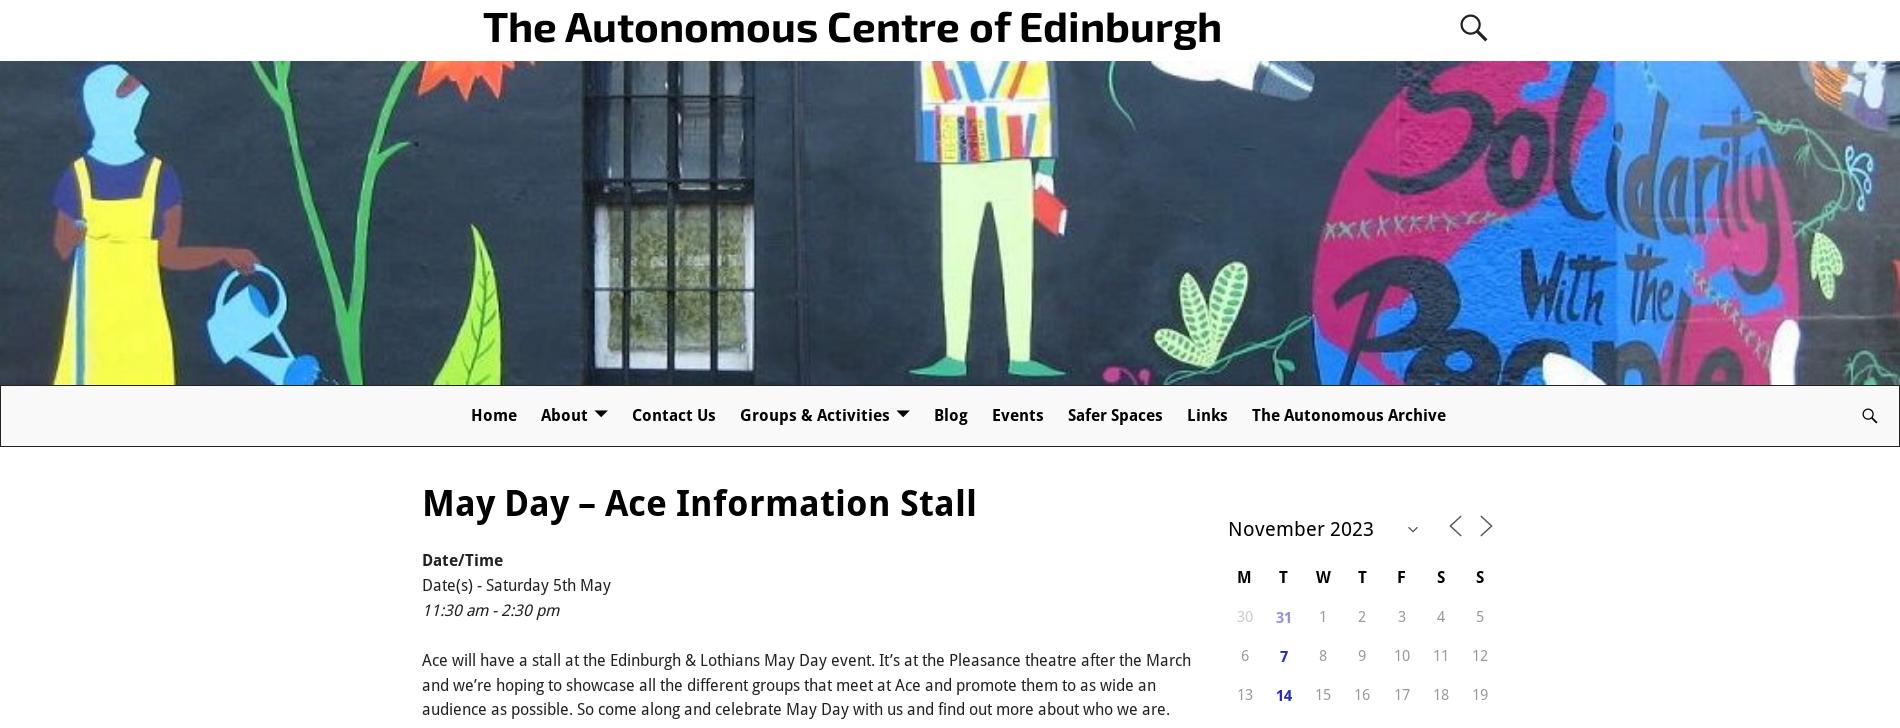 The width and height of the screenshot is (1900, 728). Describe the element at coordinates (1347, 415) in the screenshot. I see `'The Autonomous Archive'` at that location.